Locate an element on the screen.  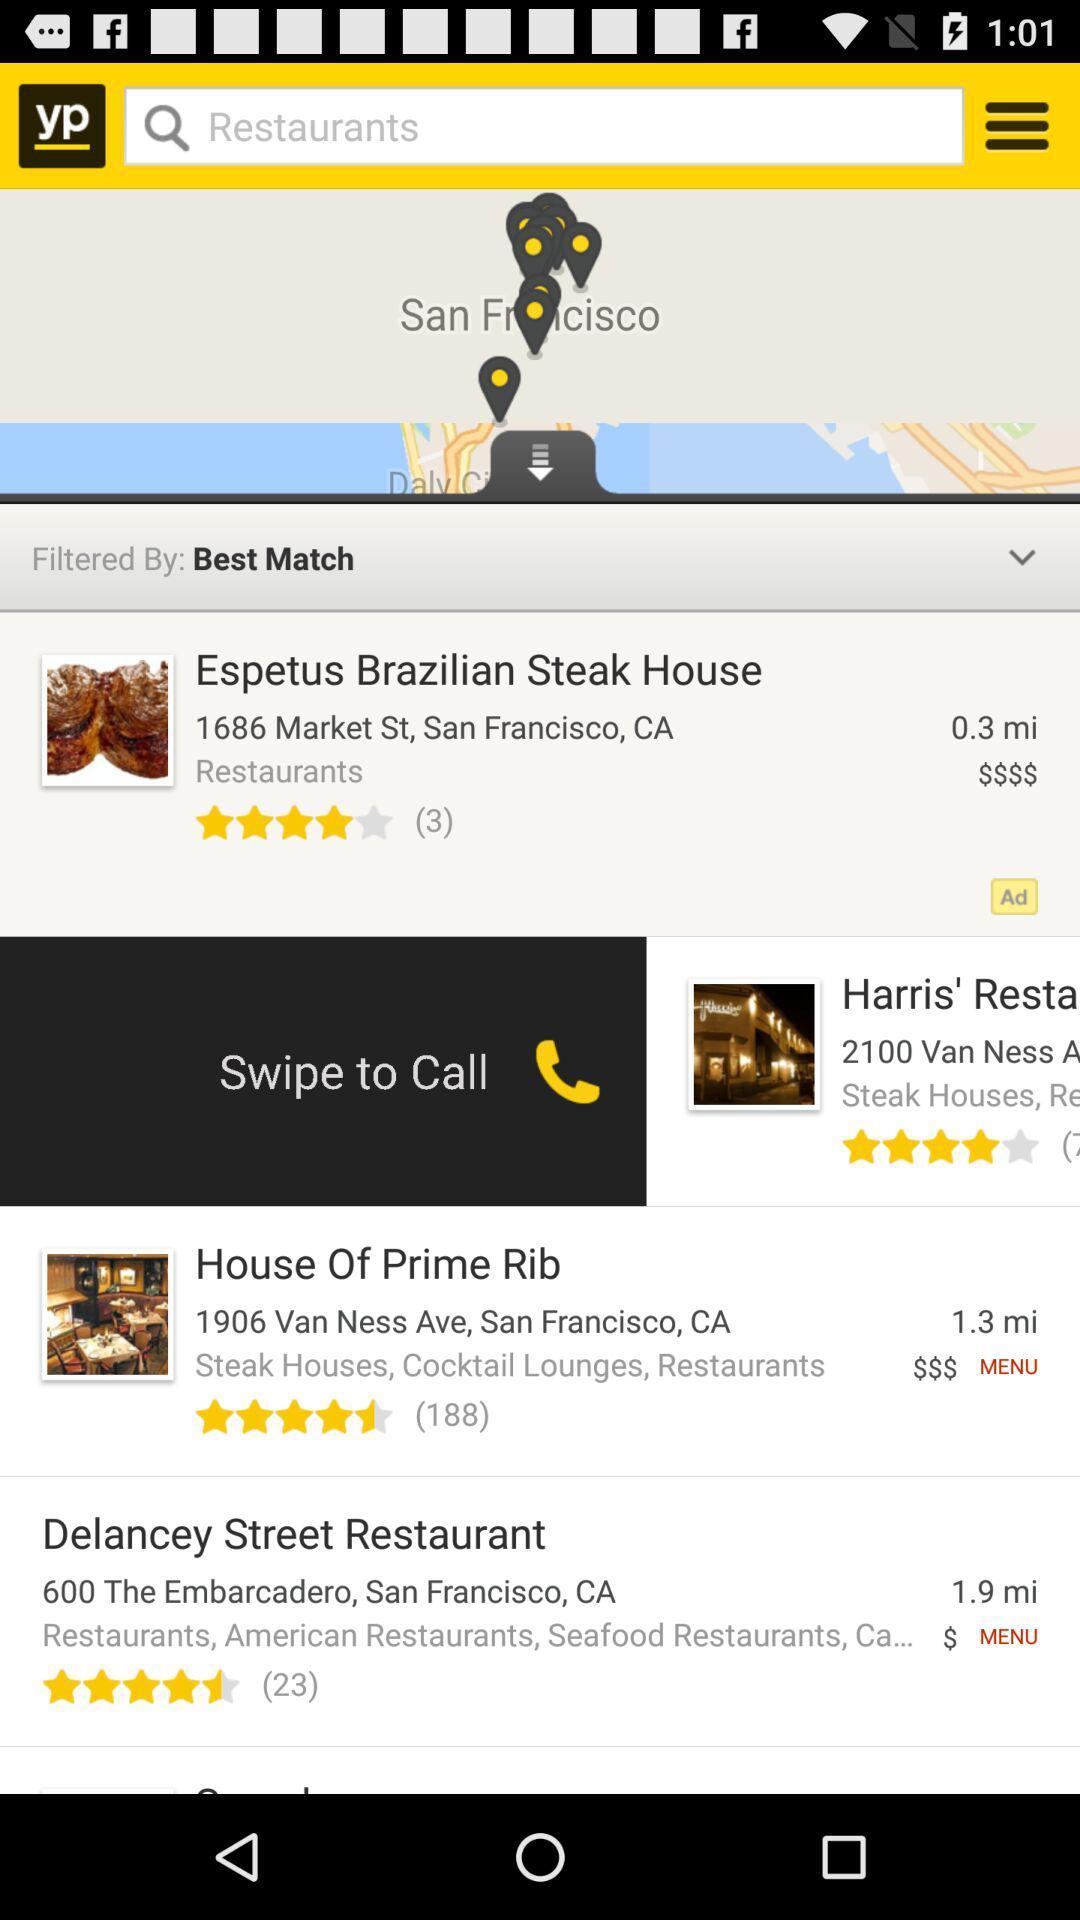
the menu icon is located at coordinates (1022, 133).